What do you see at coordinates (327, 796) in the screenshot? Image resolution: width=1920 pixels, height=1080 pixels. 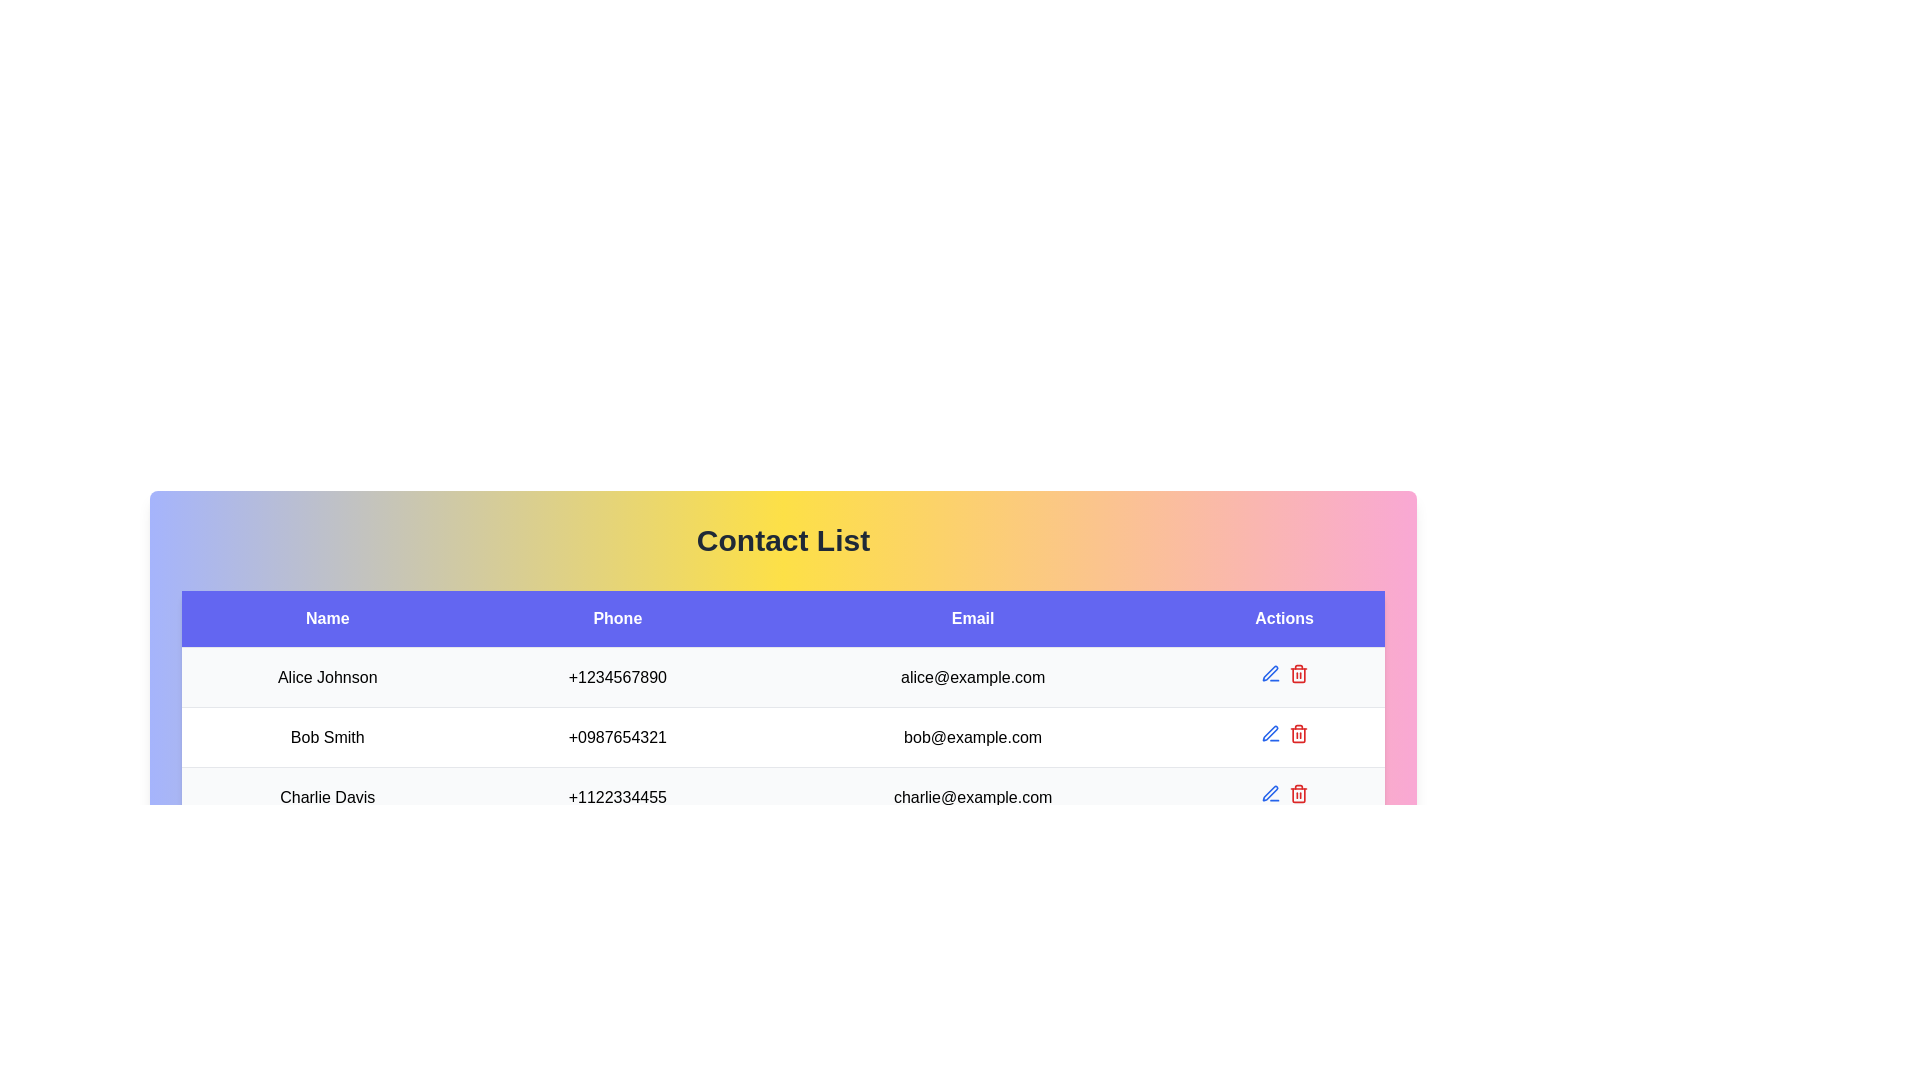 I see `the text element displaying 'Charlie Davis'` at bounding box center [327, 796].